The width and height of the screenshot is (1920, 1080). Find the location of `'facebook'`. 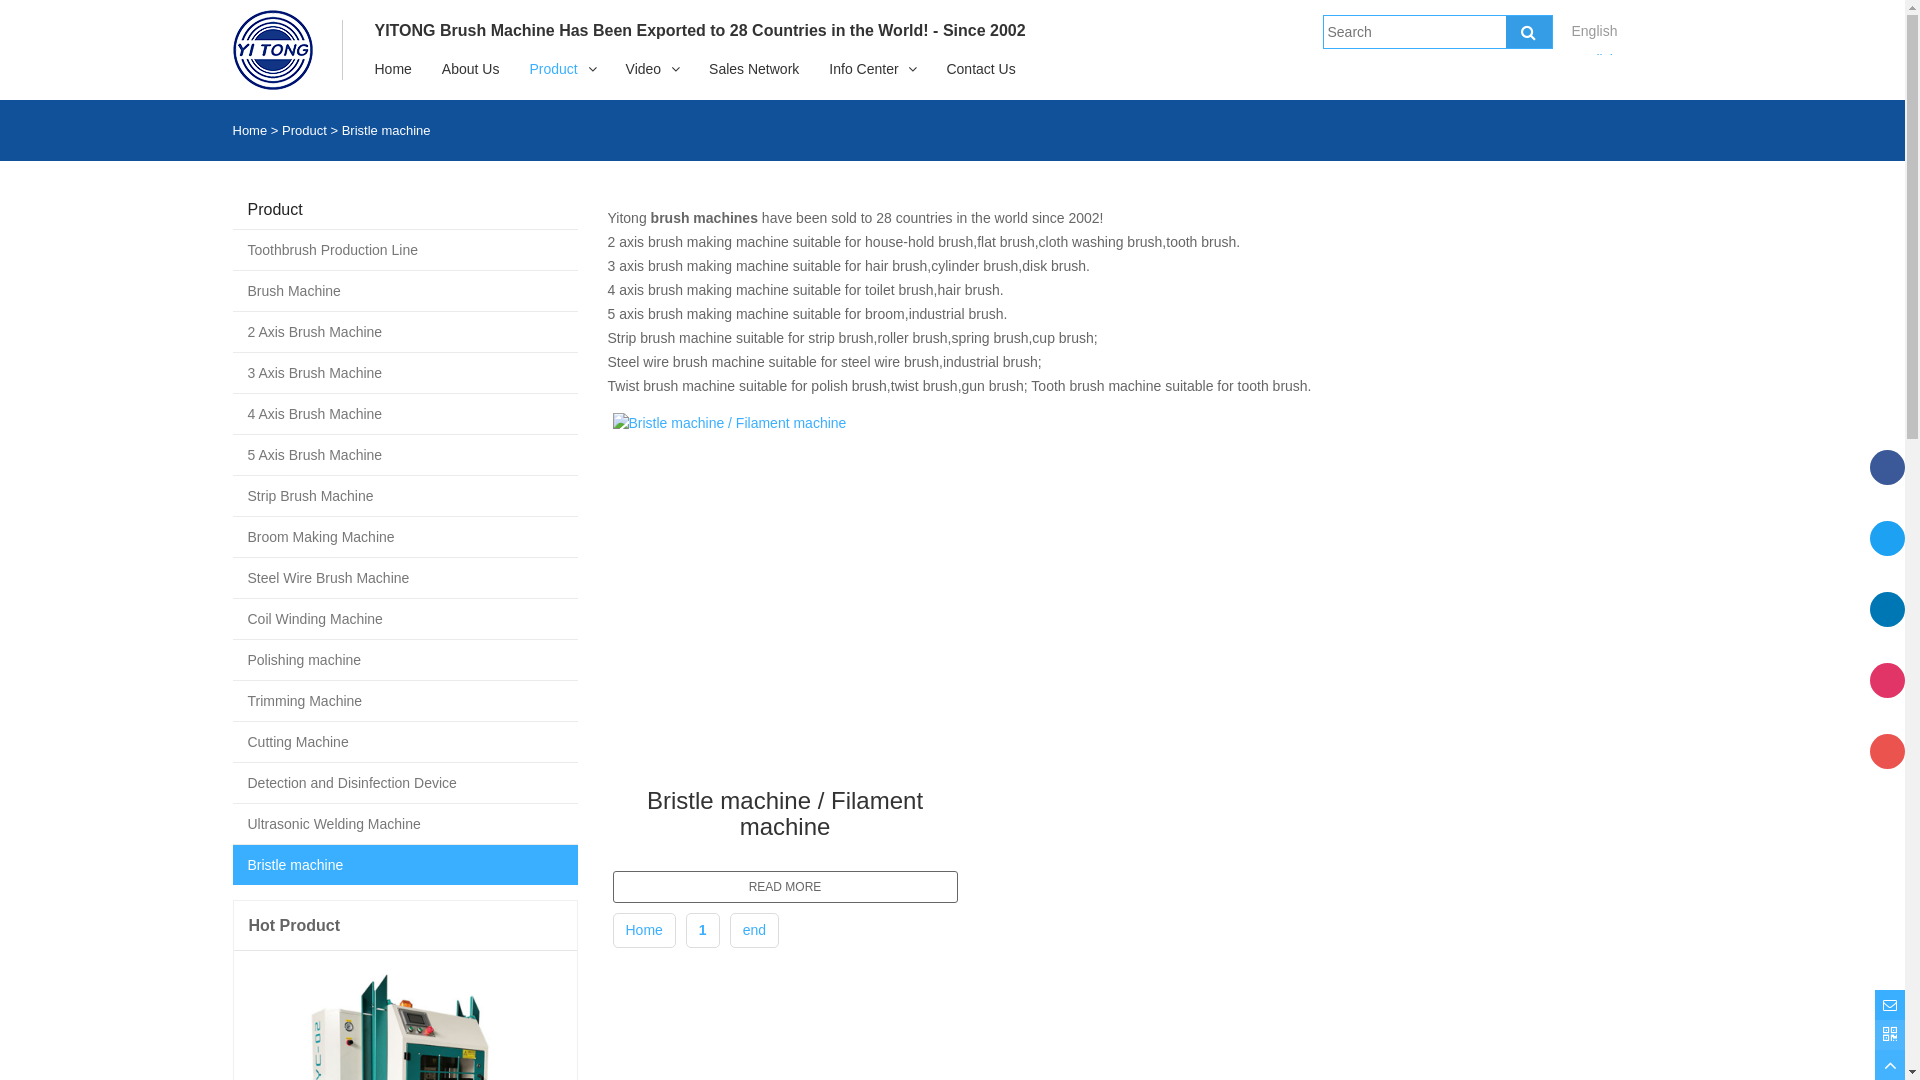

'facebook' is located at coordinates (1886, 485).